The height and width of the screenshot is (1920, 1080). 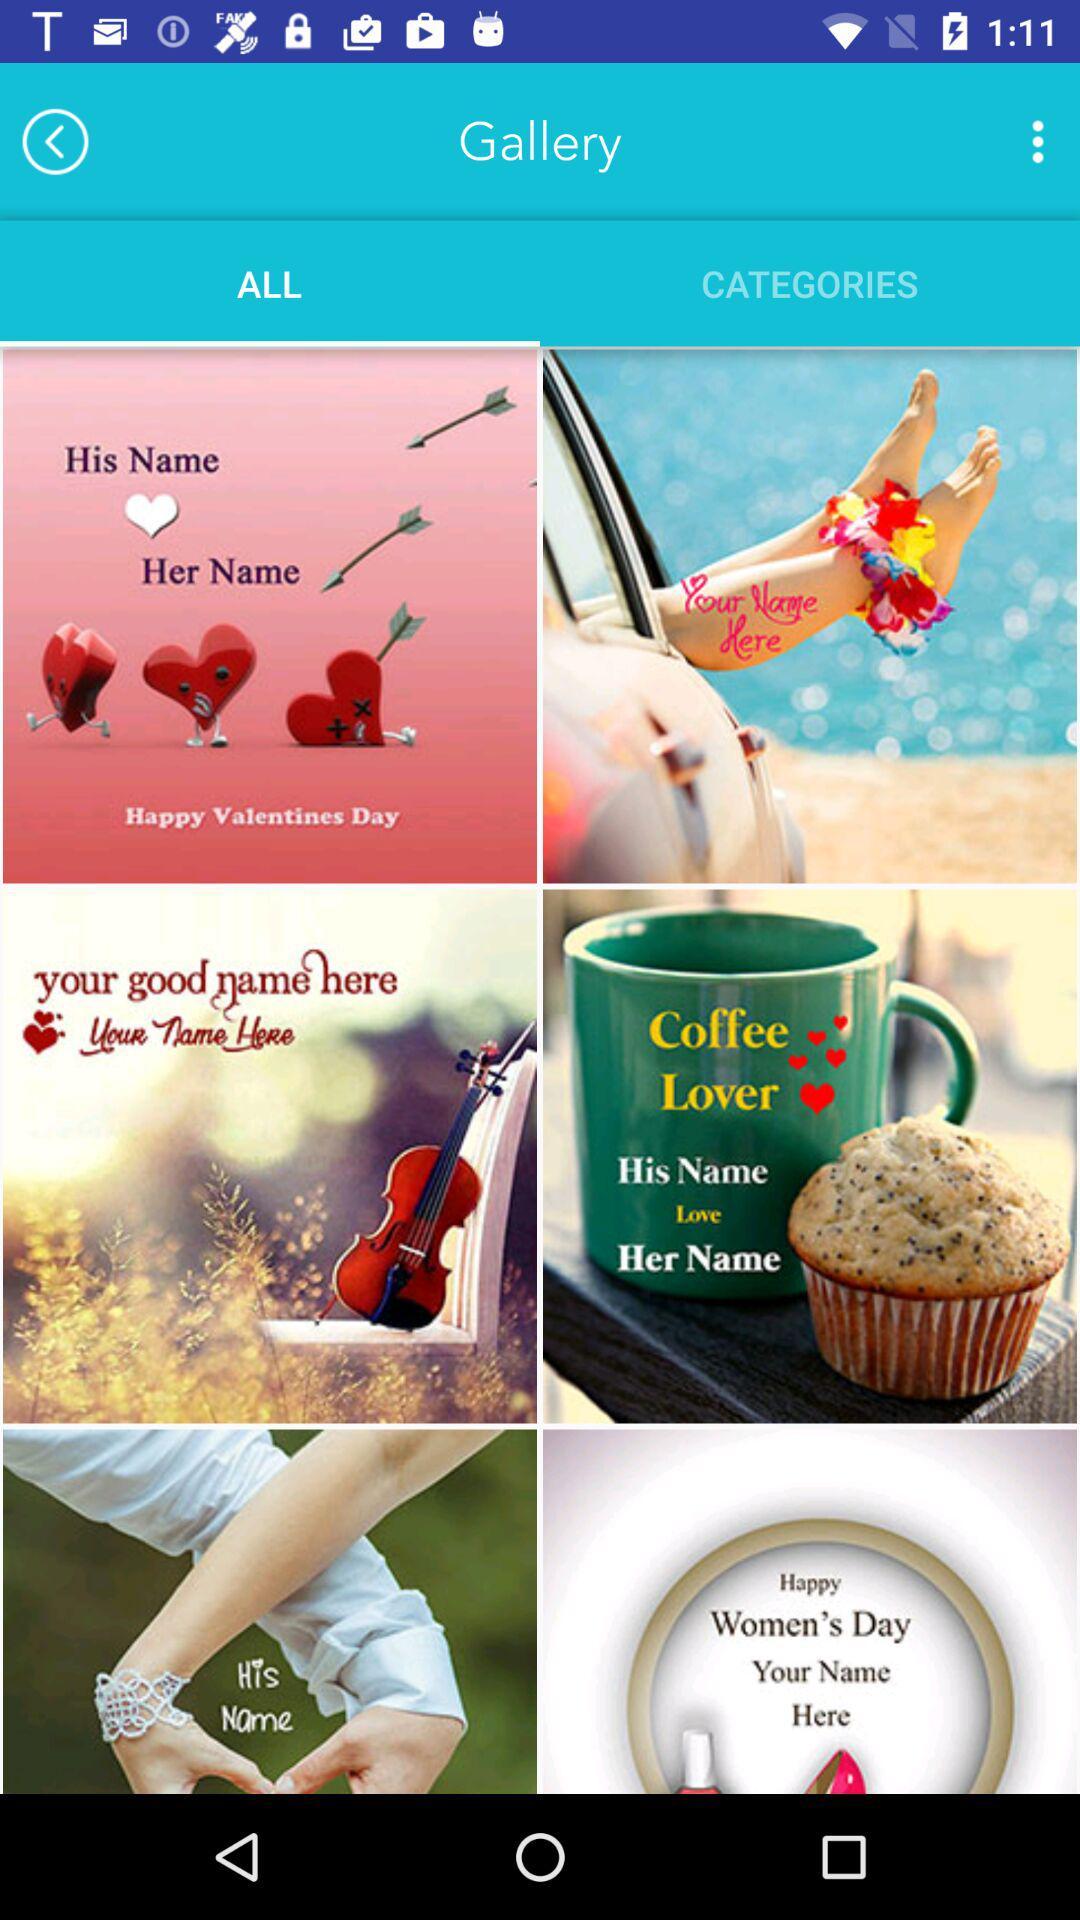 I want to click on open app options, so click(x=1036, y=140).